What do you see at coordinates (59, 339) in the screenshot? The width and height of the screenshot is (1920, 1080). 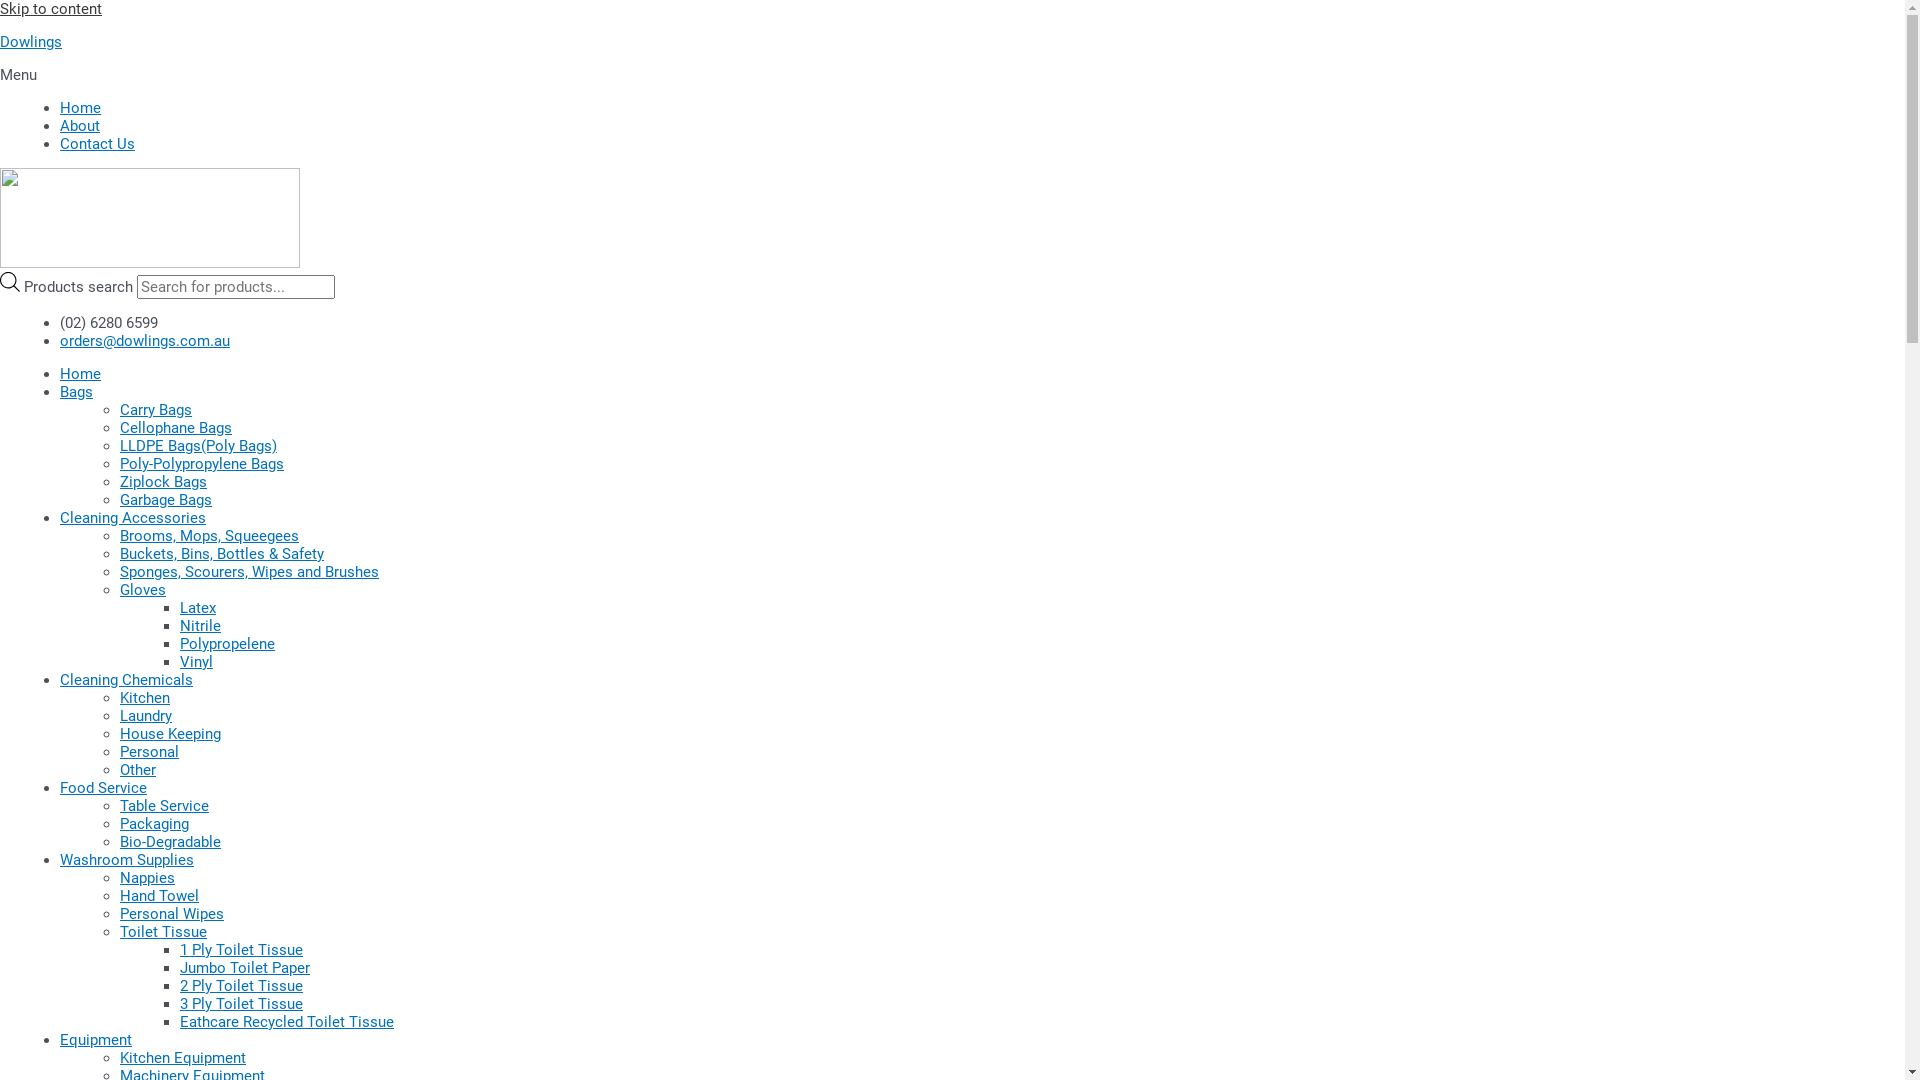 I see `'orders@dowlings.com.au'` at bounding box center [59, 339].